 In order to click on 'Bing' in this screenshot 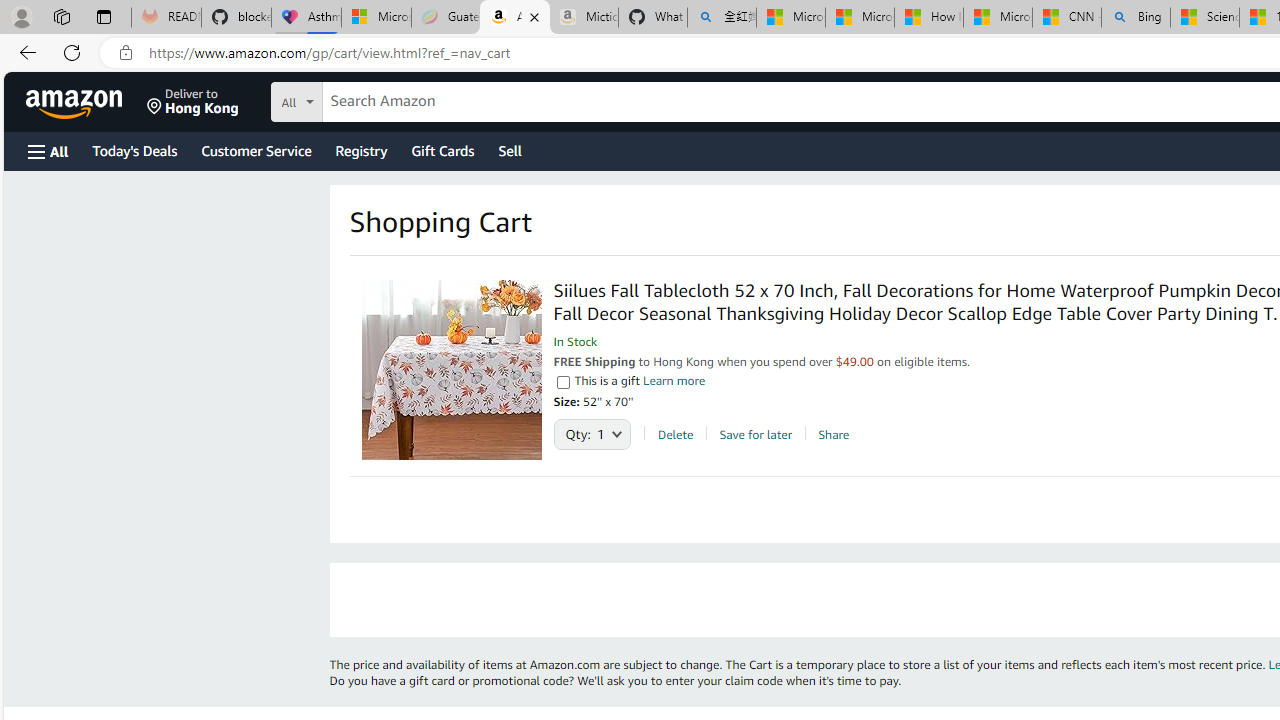, I will do `click(1136, 17)`.